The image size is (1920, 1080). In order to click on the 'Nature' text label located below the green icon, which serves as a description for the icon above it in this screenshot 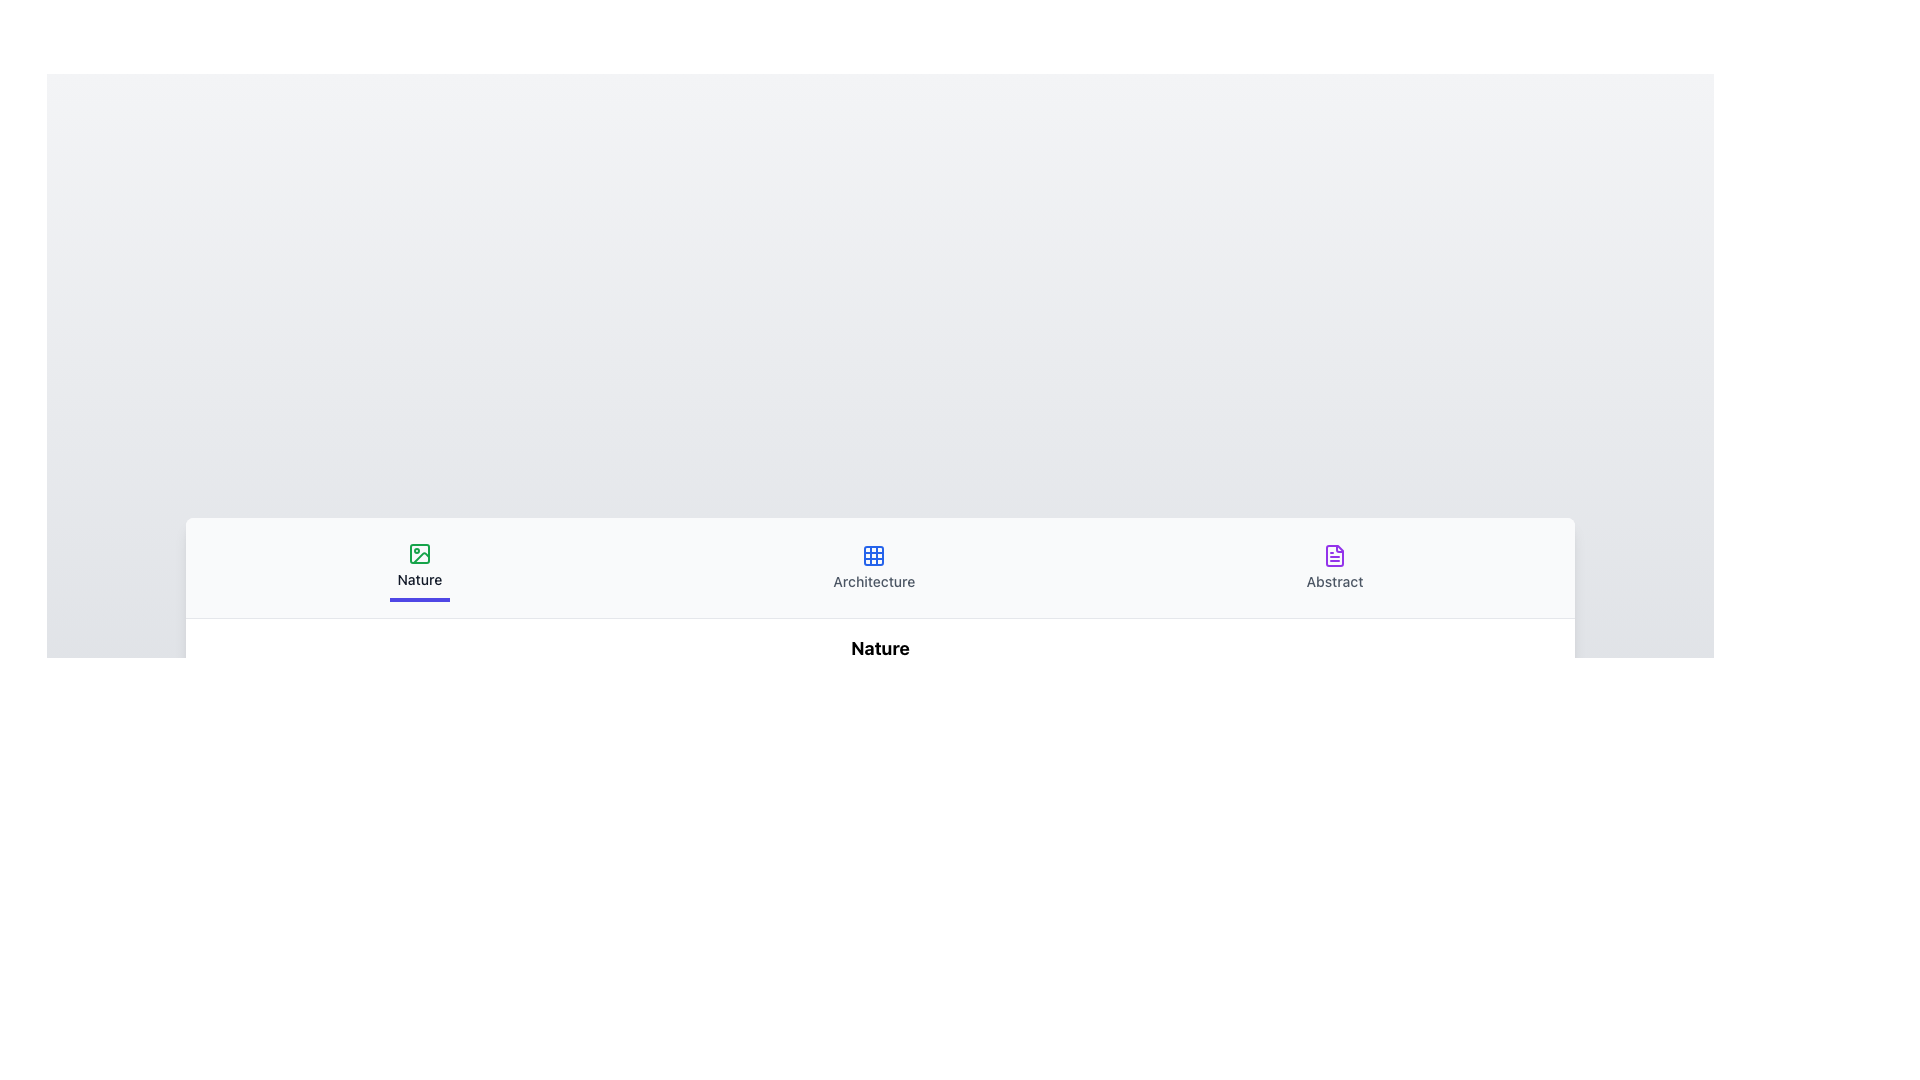, I will do `click(418, 579)`.